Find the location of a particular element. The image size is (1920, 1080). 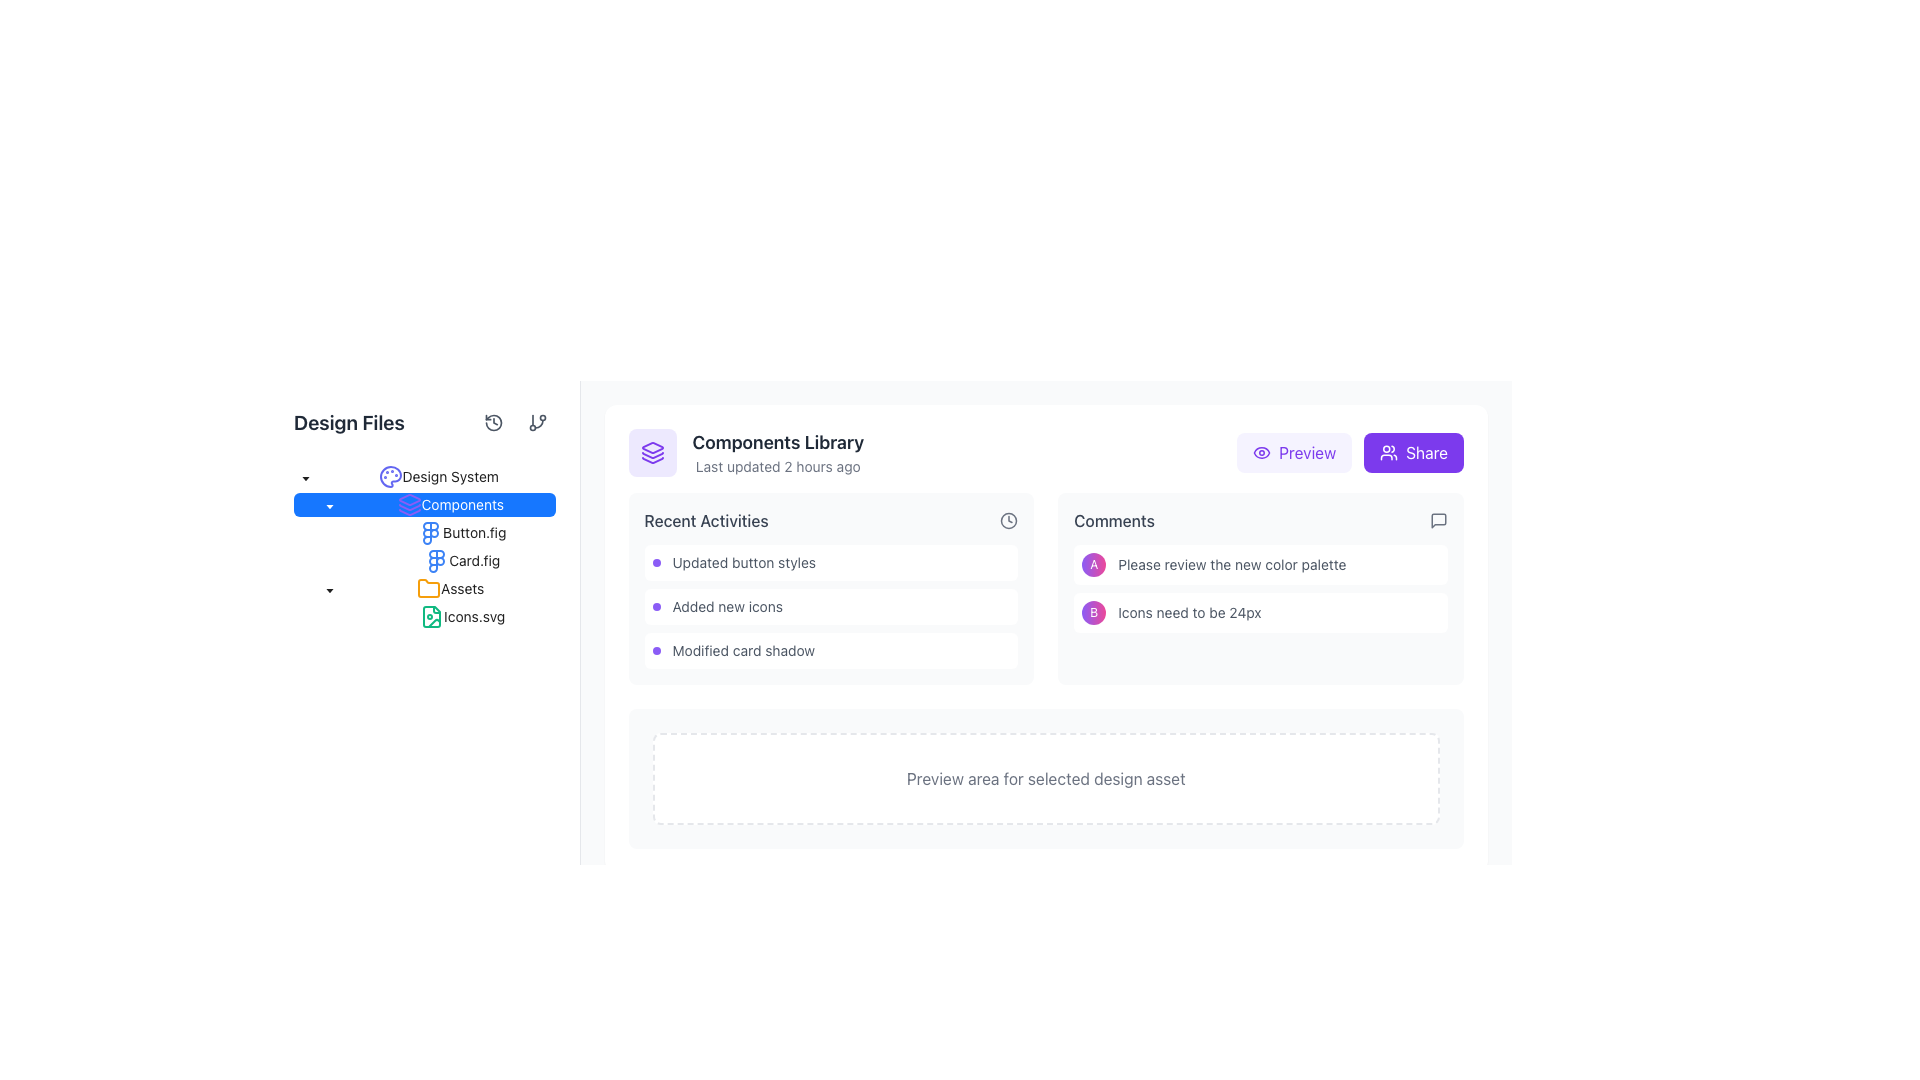

the expansion toggle icon for the 'Components' item is located at coordinates (330, 505).